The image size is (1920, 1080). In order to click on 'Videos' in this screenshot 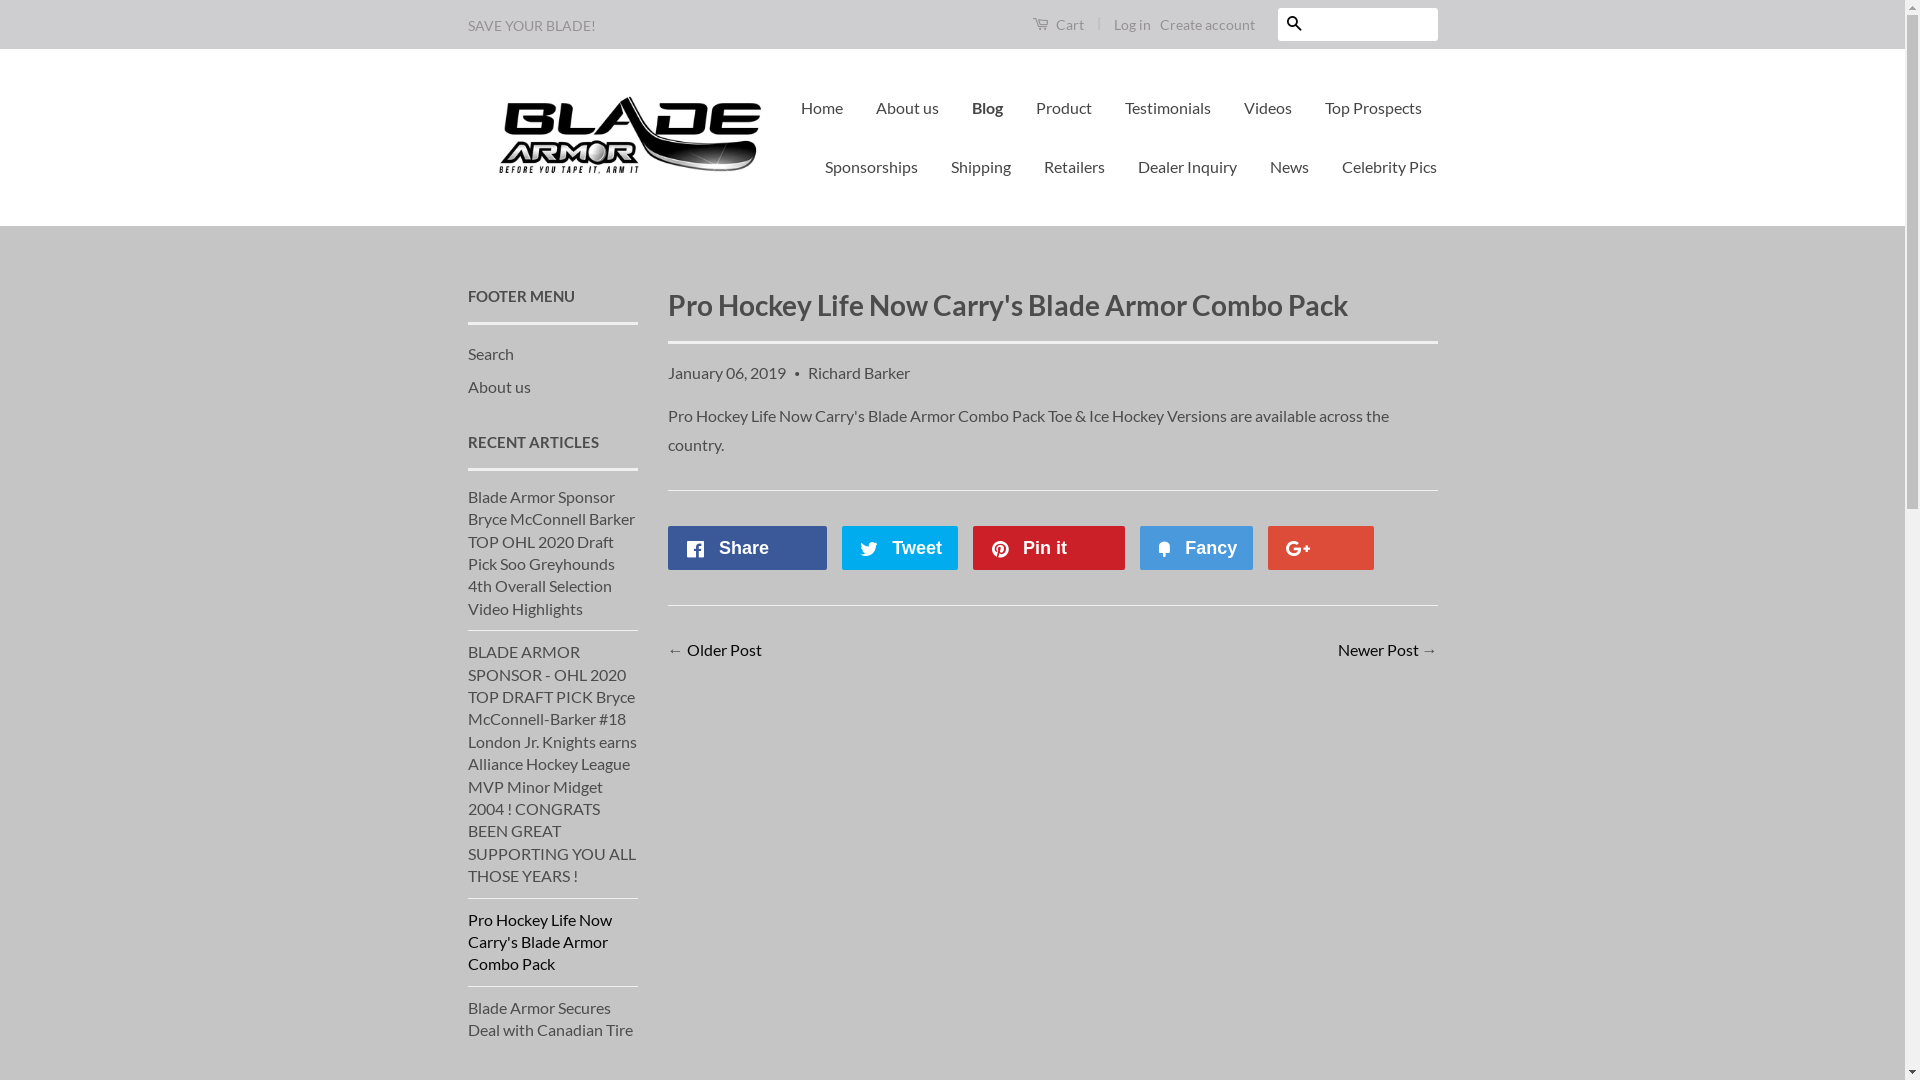, I will do `click(1266, 108)`.